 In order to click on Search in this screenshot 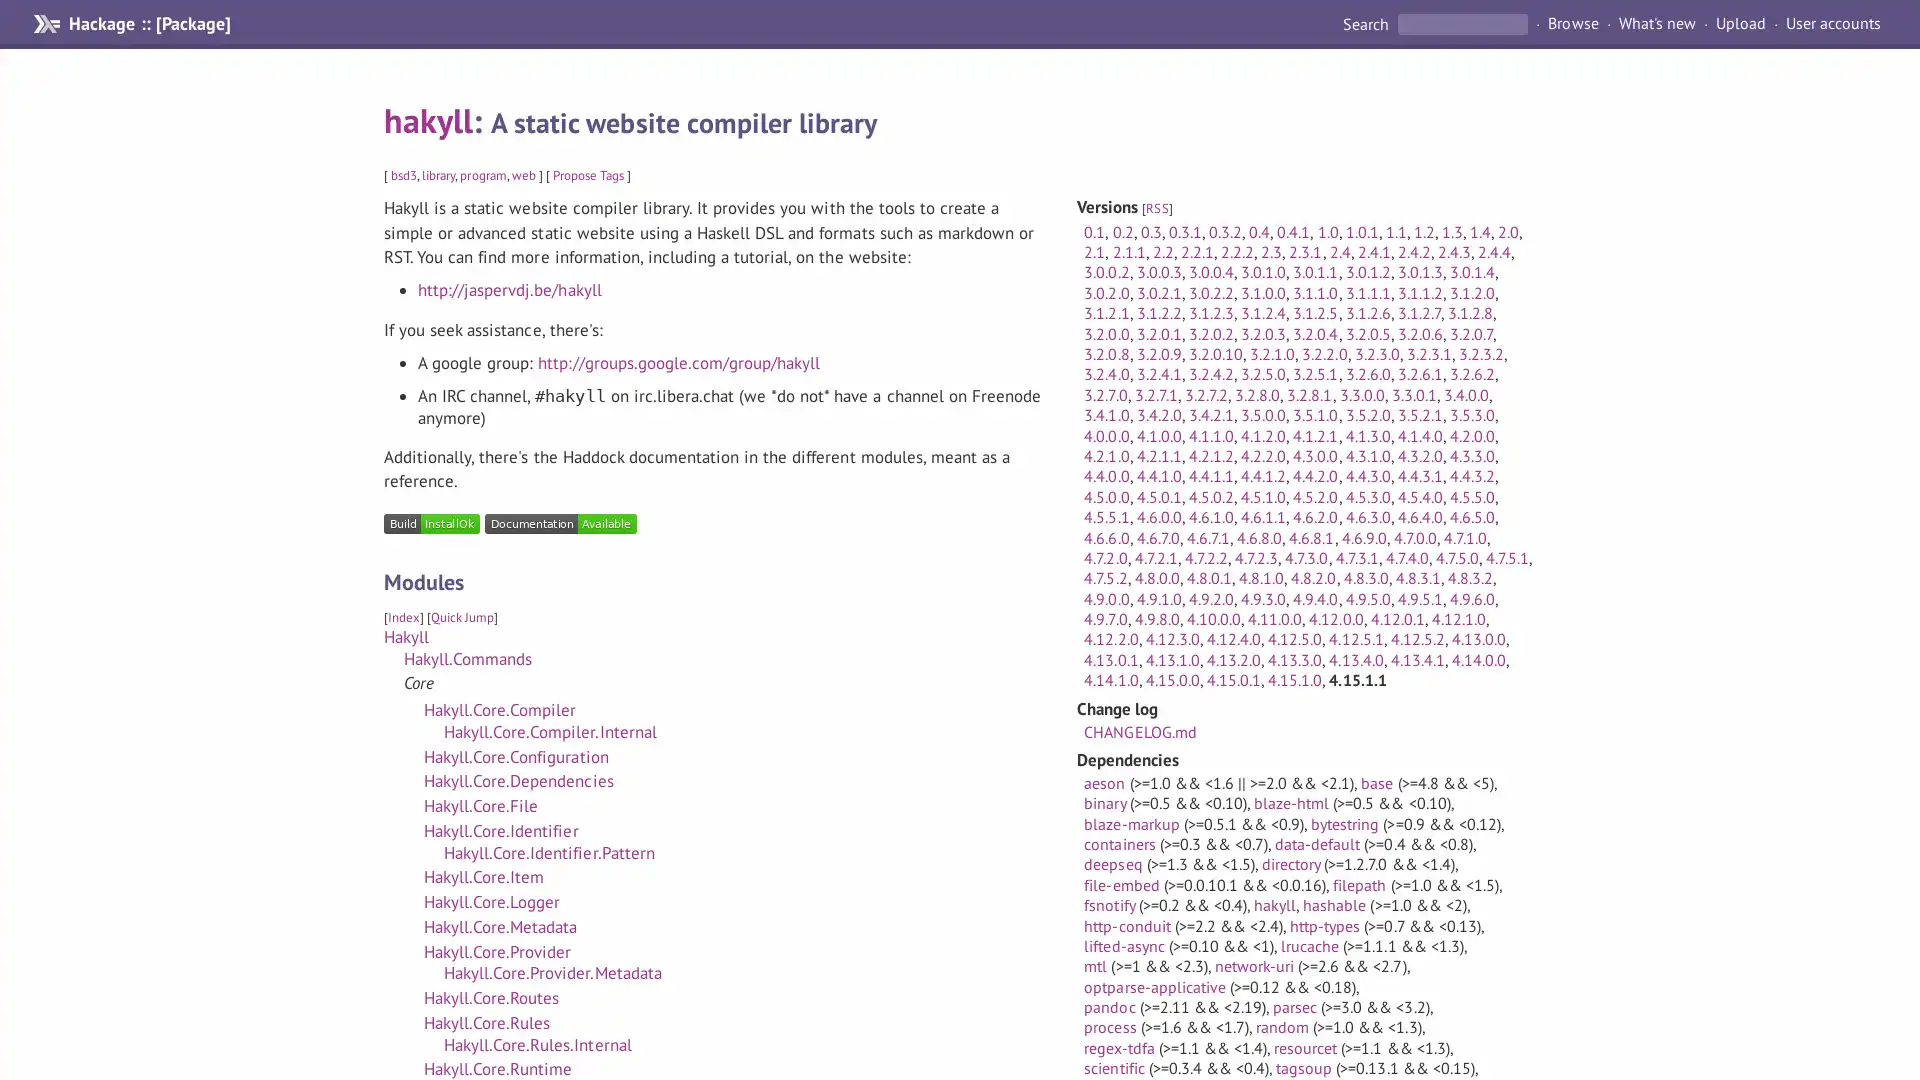, I will do `click(1366, 23)`.